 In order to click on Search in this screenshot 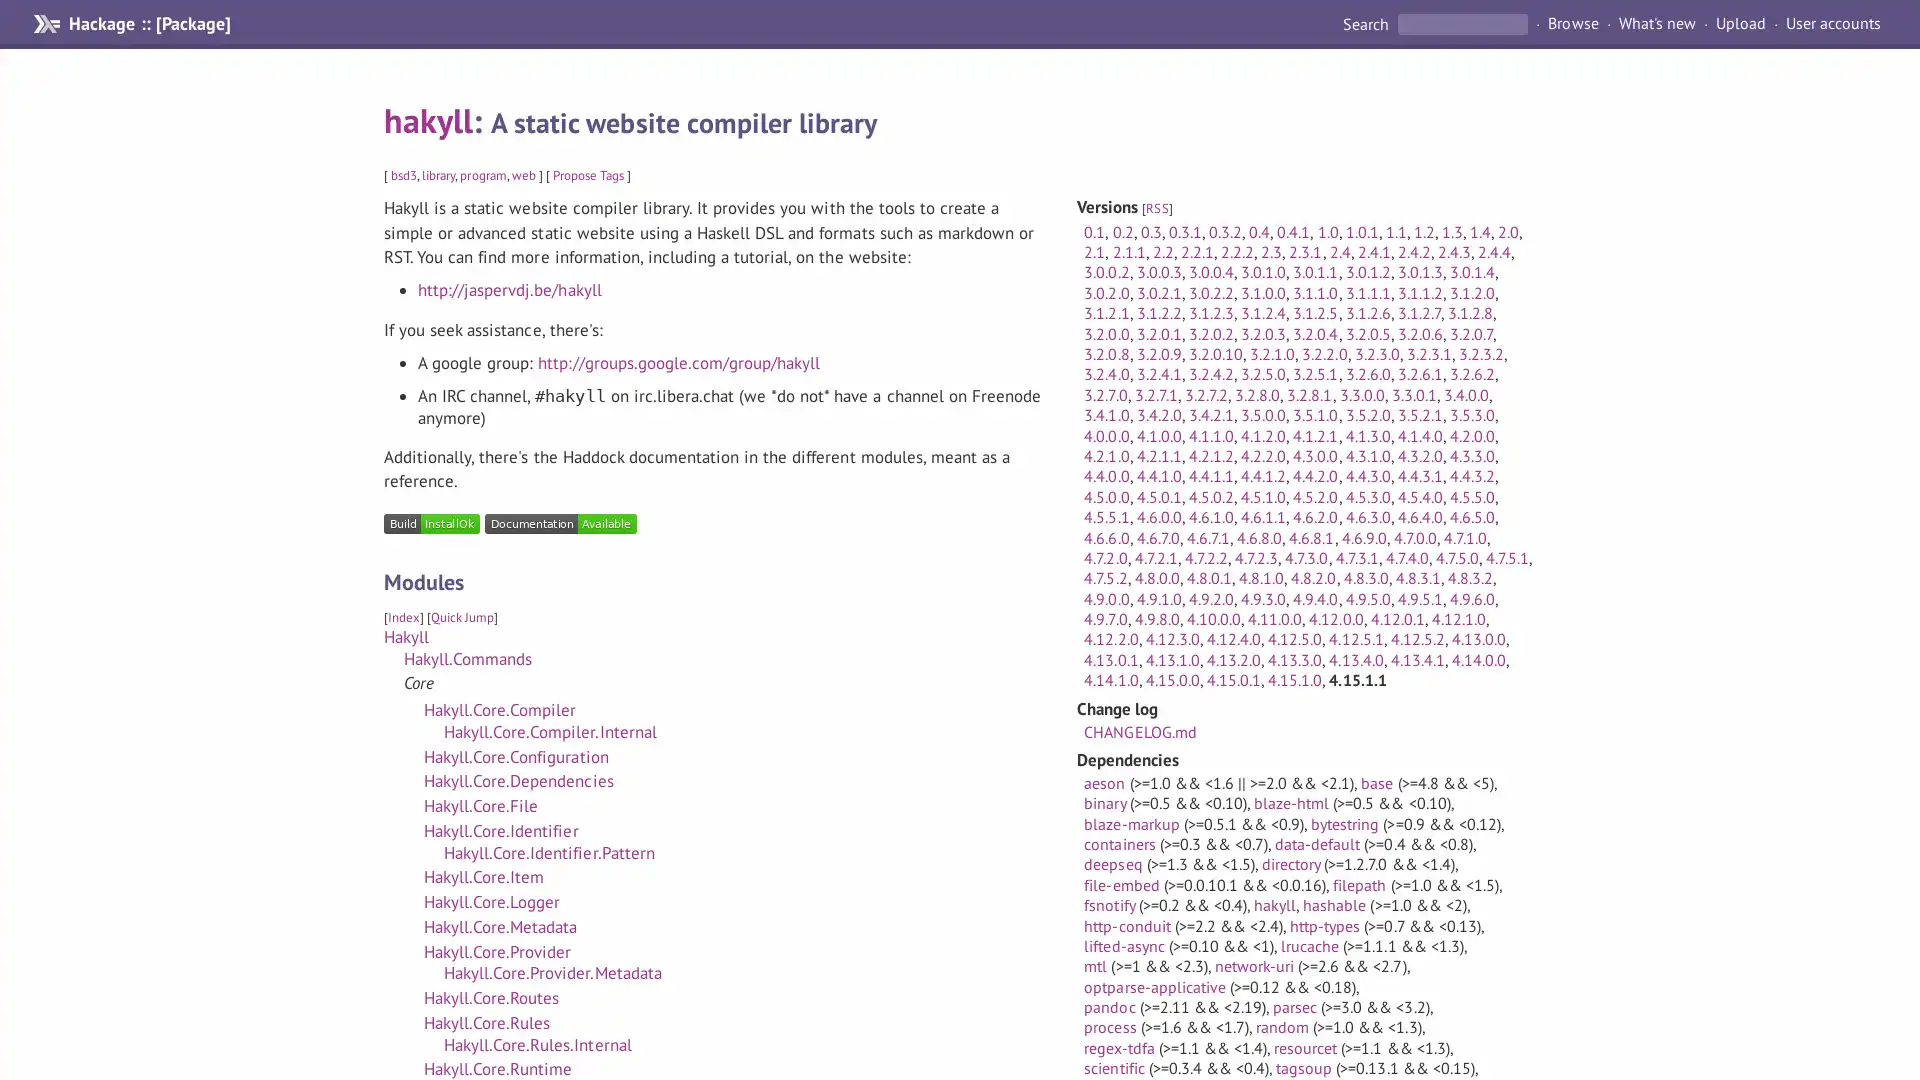, I will do `click(1366, 23)`.